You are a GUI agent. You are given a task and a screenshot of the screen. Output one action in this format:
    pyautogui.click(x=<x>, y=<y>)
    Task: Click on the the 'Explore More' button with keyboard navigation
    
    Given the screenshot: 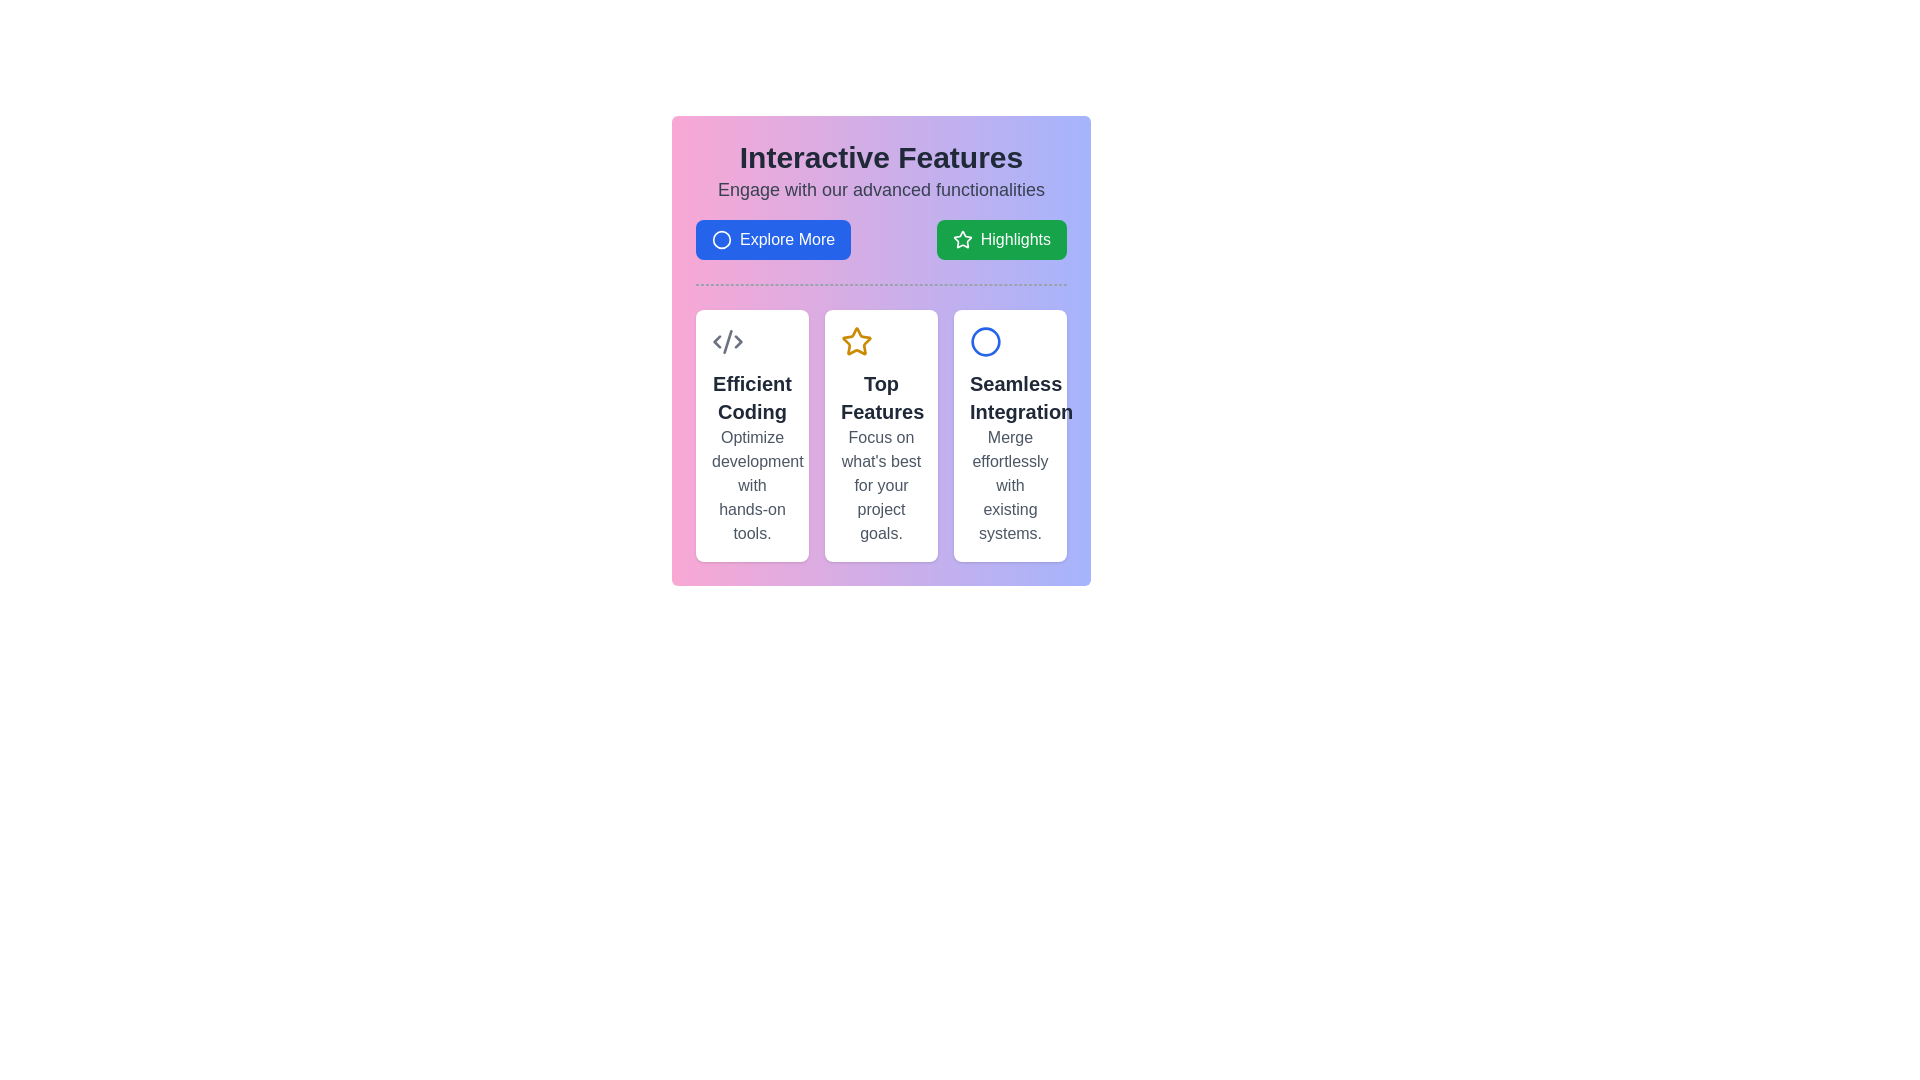 What is the action you would take?
    pyautogui.click(x=772, y=238)
    